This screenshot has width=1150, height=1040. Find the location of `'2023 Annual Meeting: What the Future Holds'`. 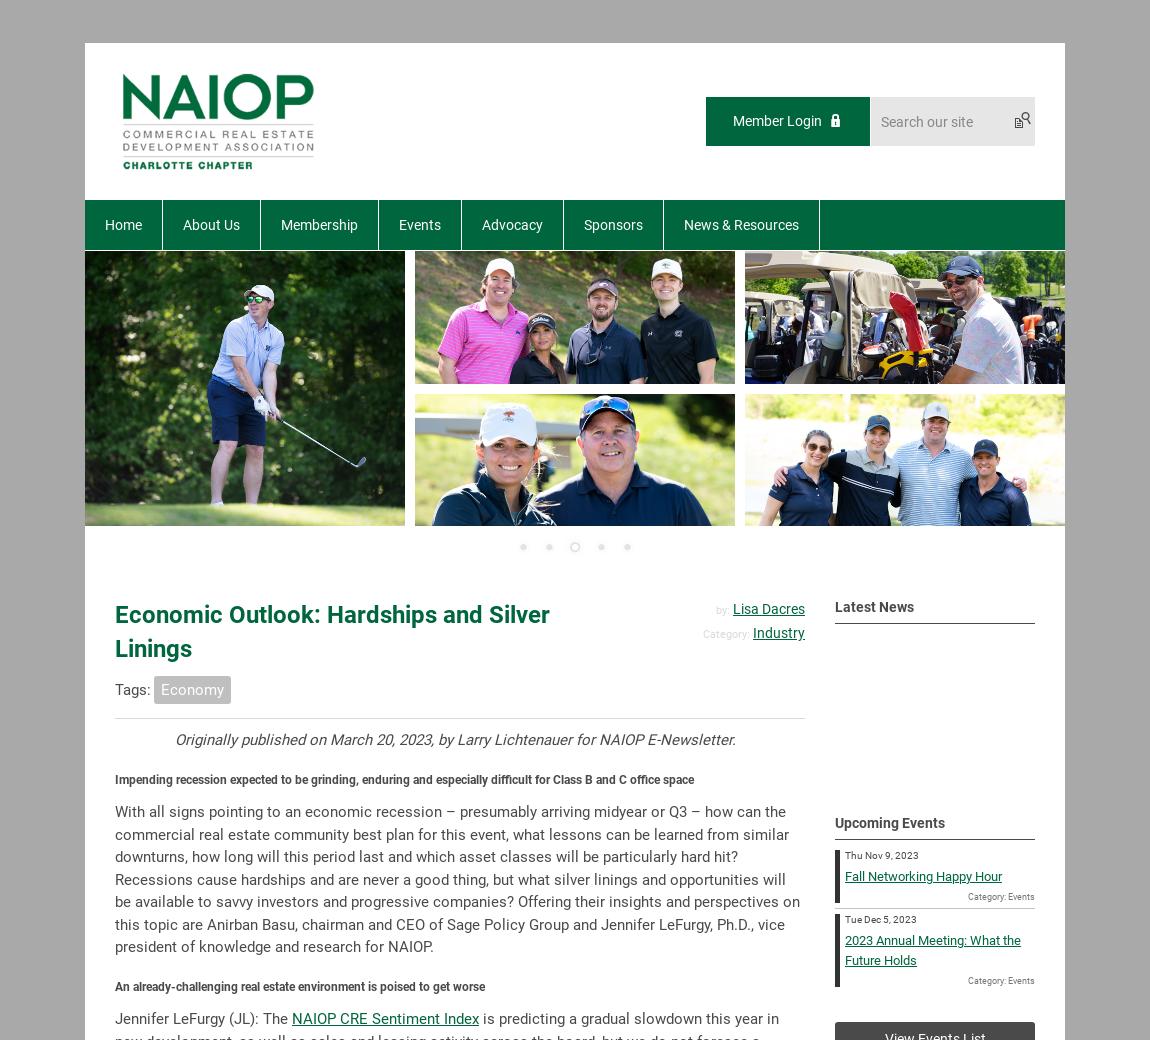

'2023 Annual Meeting: What the Future Holds' is located at coordinates (932, 950).